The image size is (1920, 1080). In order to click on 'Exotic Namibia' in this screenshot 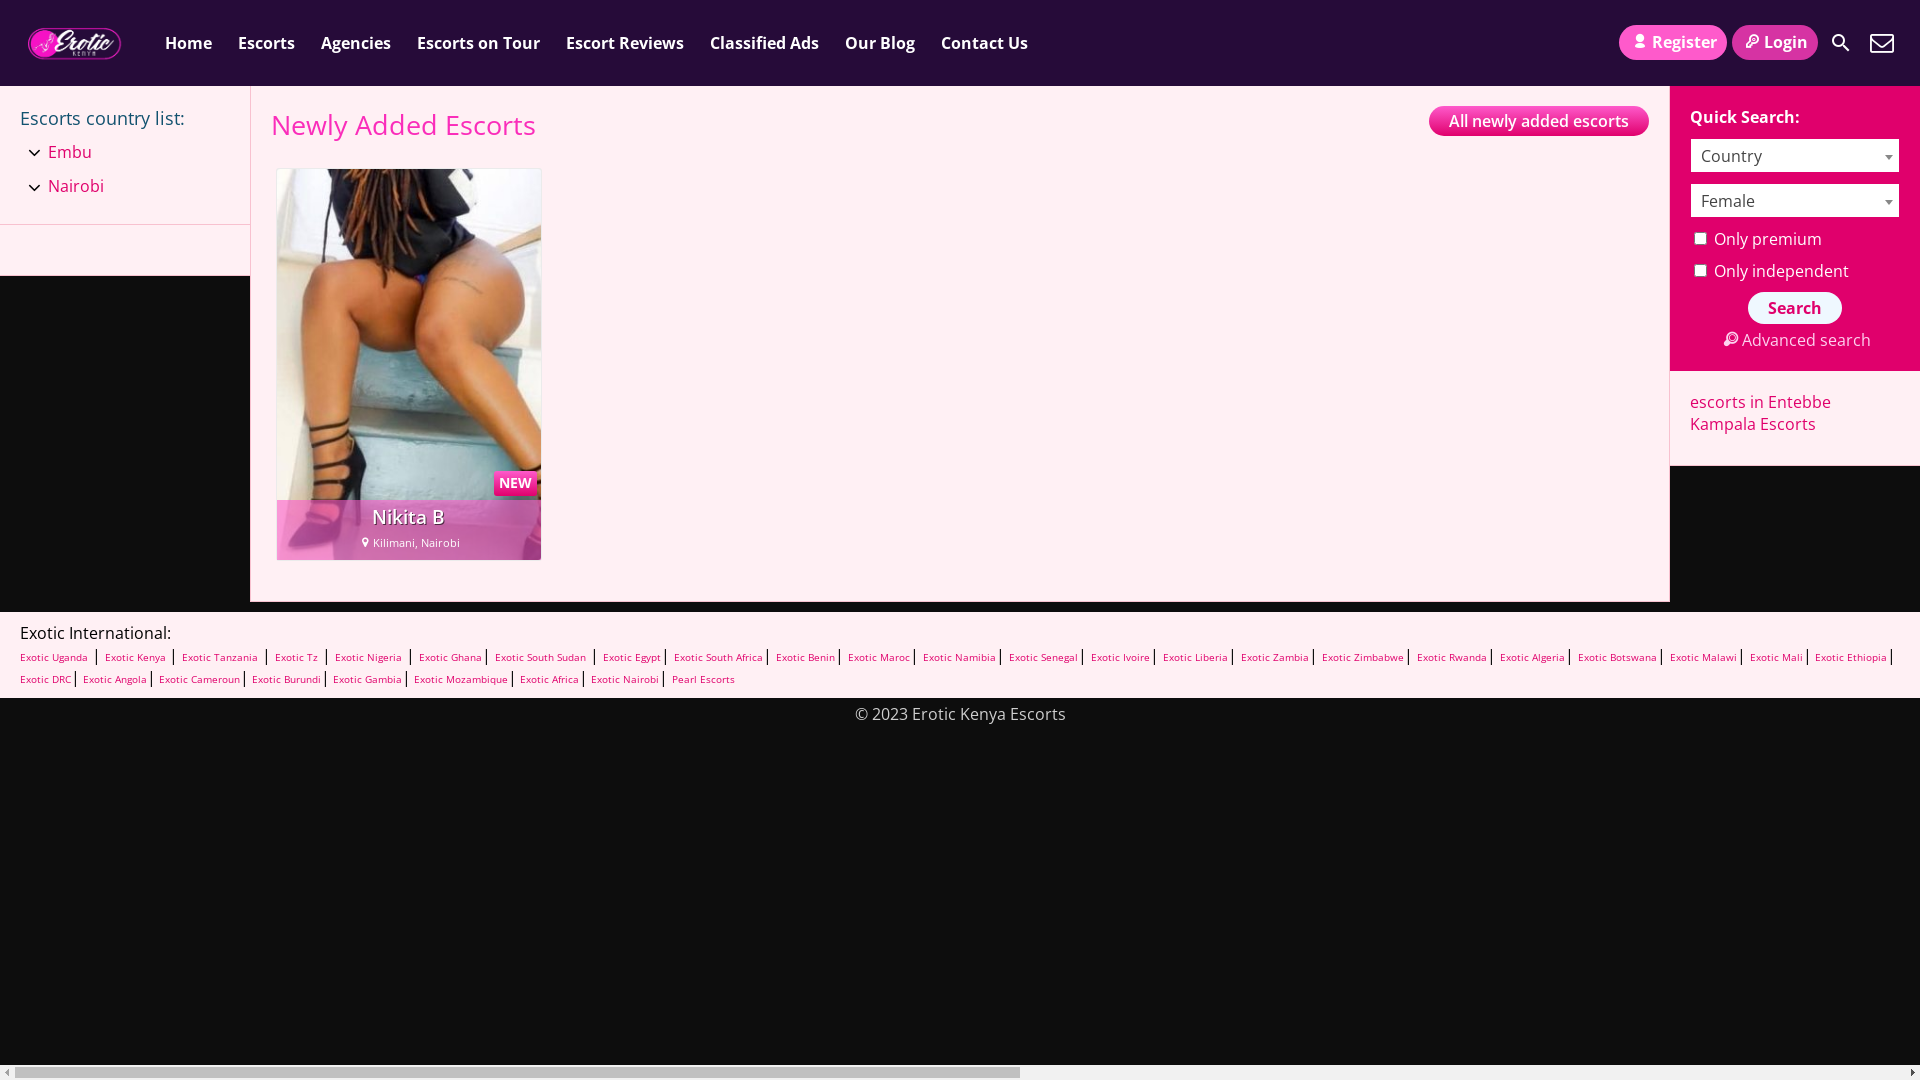, I will do `click(958, 656)`.